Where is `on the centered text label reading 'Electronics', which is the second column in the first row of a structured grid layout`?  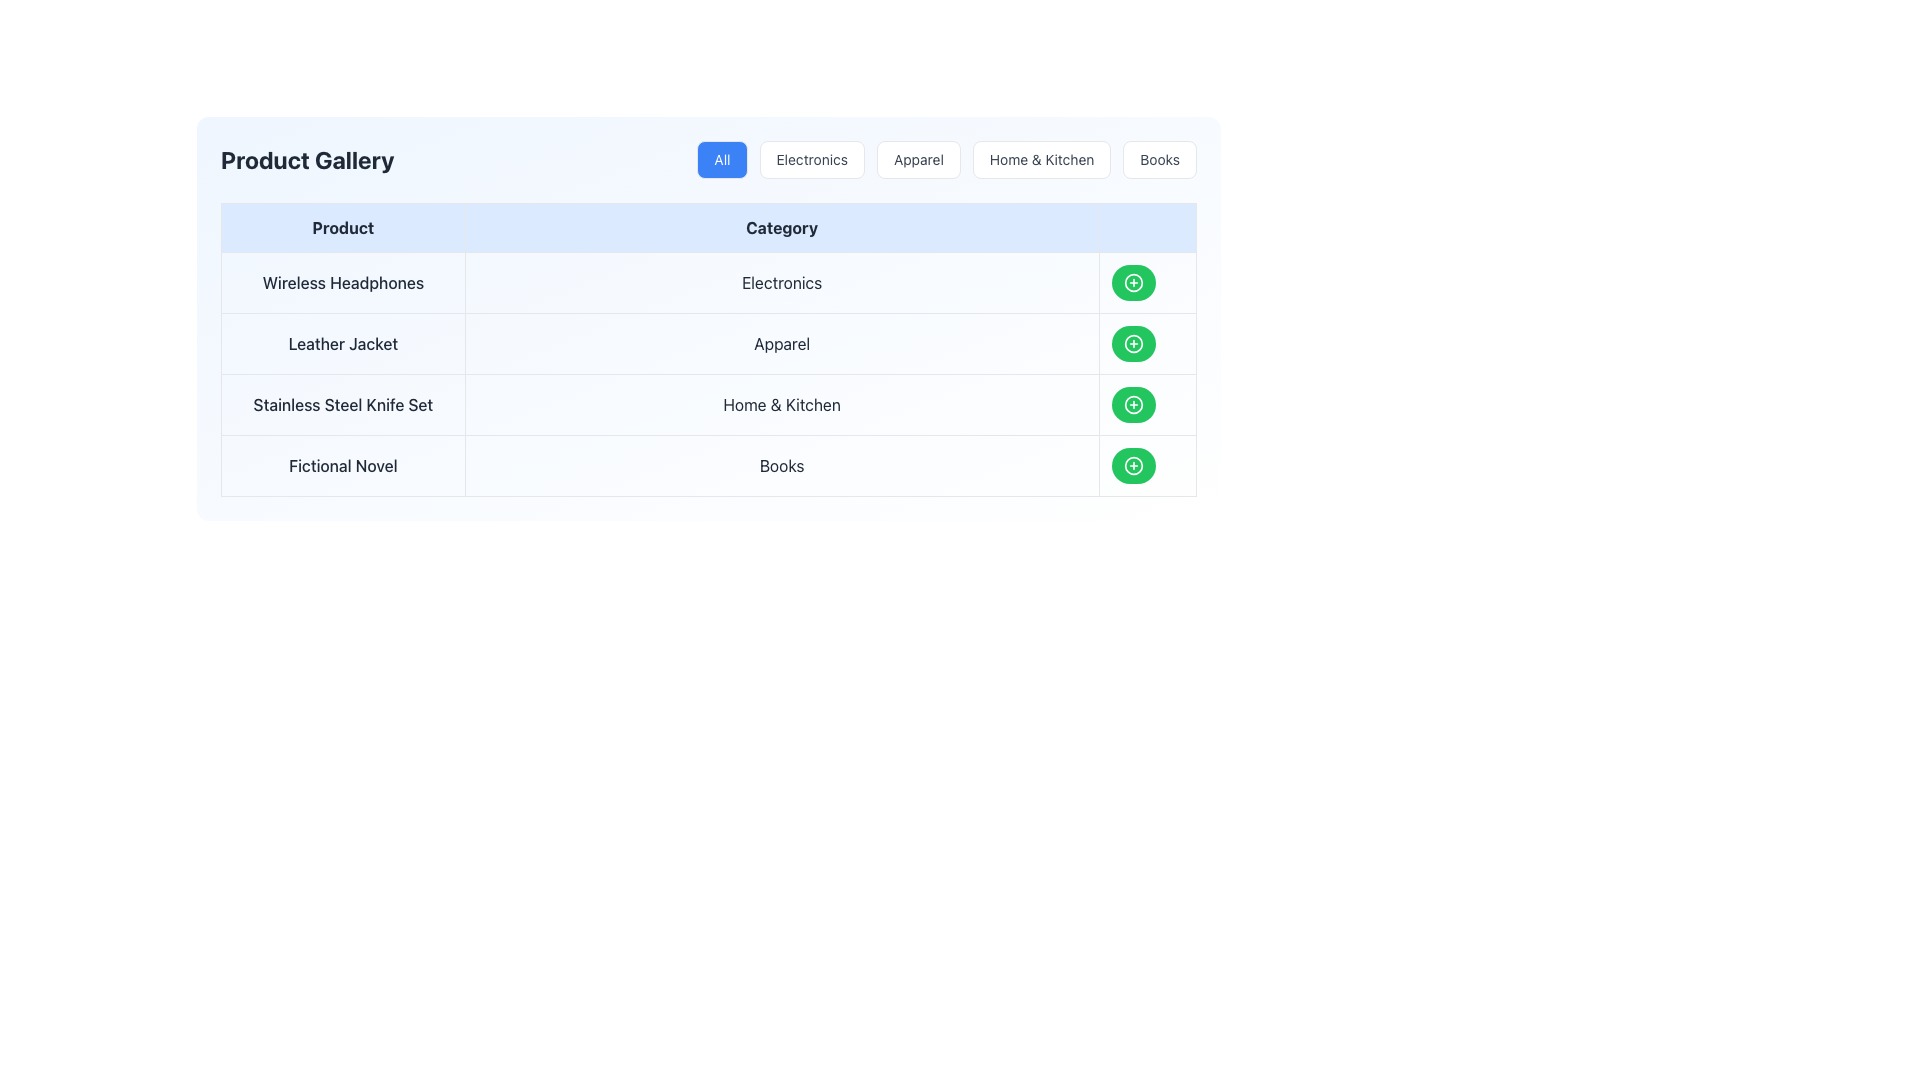 on the centered text label reading 'Electronics', which is the second column in the first row of a structured grid layout is located at coordinates (781, 282).